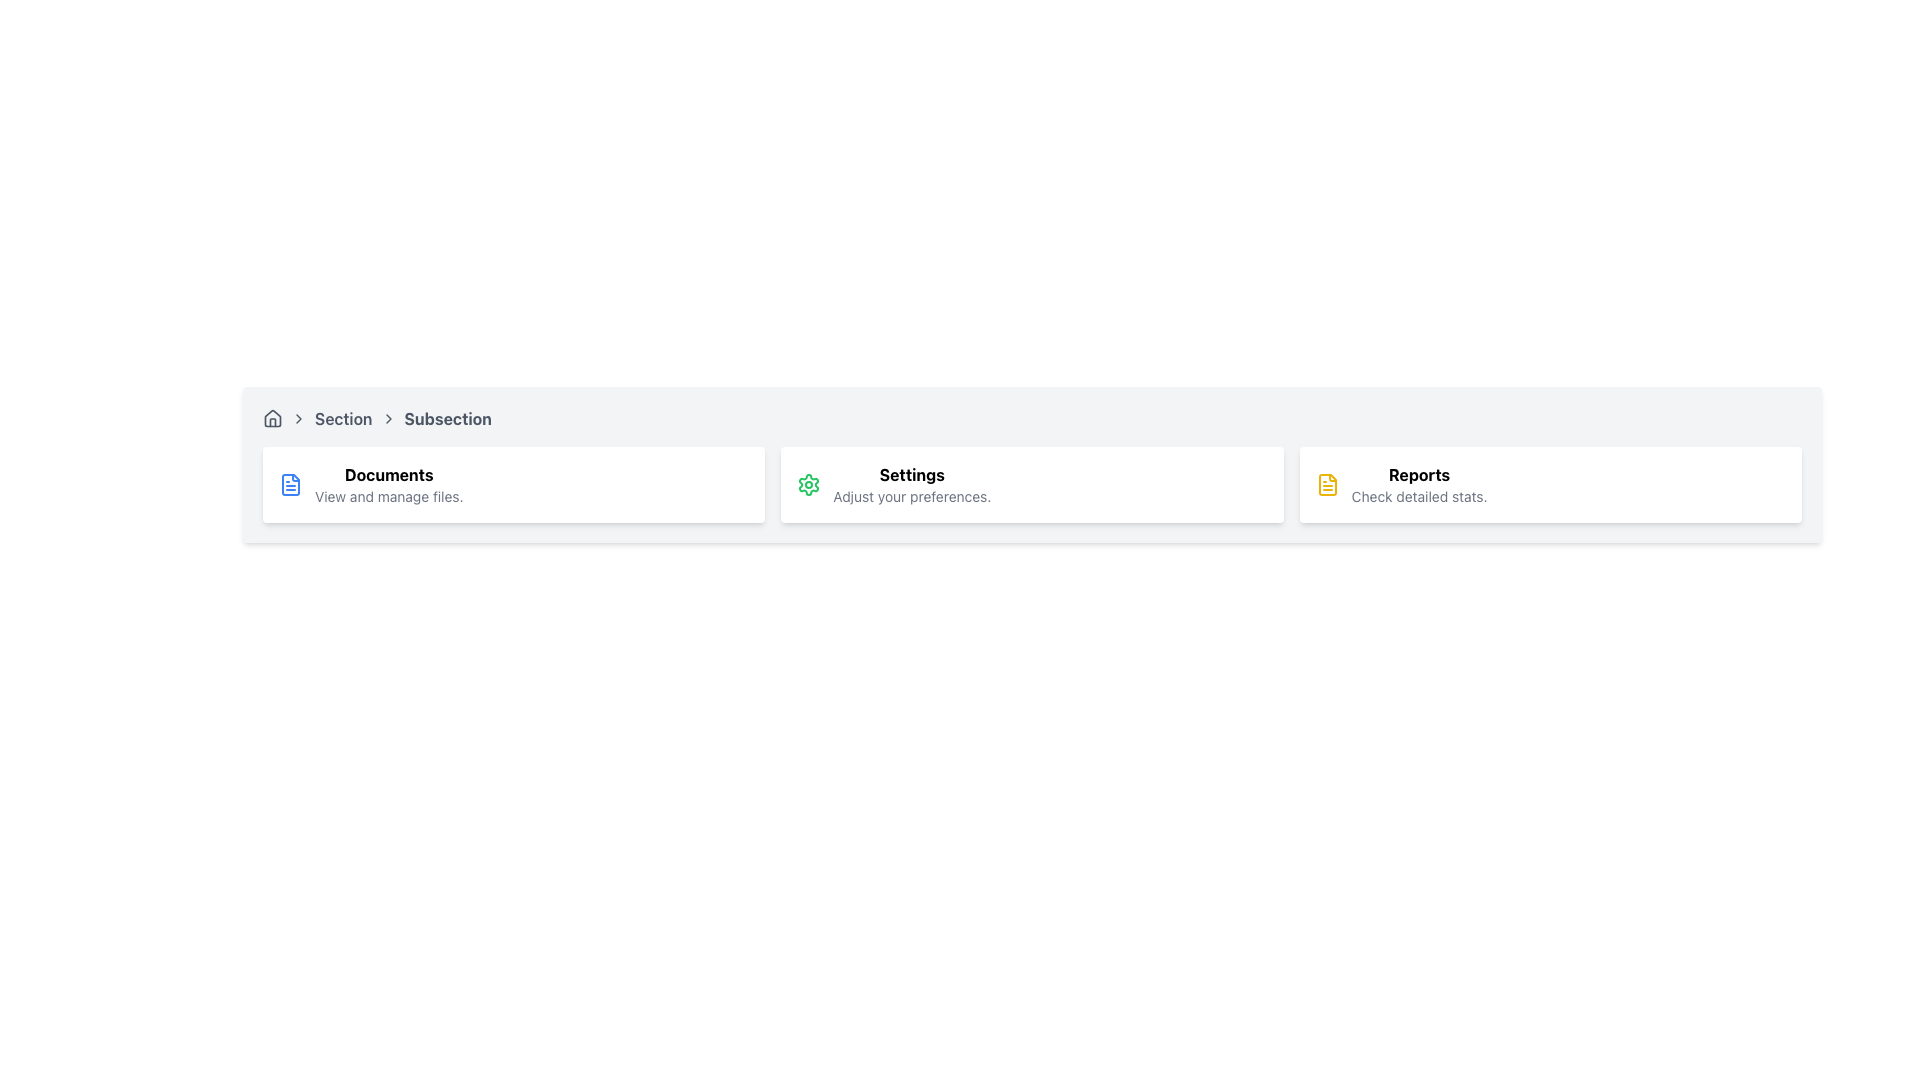 The image size is (1920, 1080). What do you see at coordinates (809, 485) in the screenshot?
I see `the green gear-shaped icon within the 'Settings' card that represents settings or configuration functionality` at bounding box center [809, 485].